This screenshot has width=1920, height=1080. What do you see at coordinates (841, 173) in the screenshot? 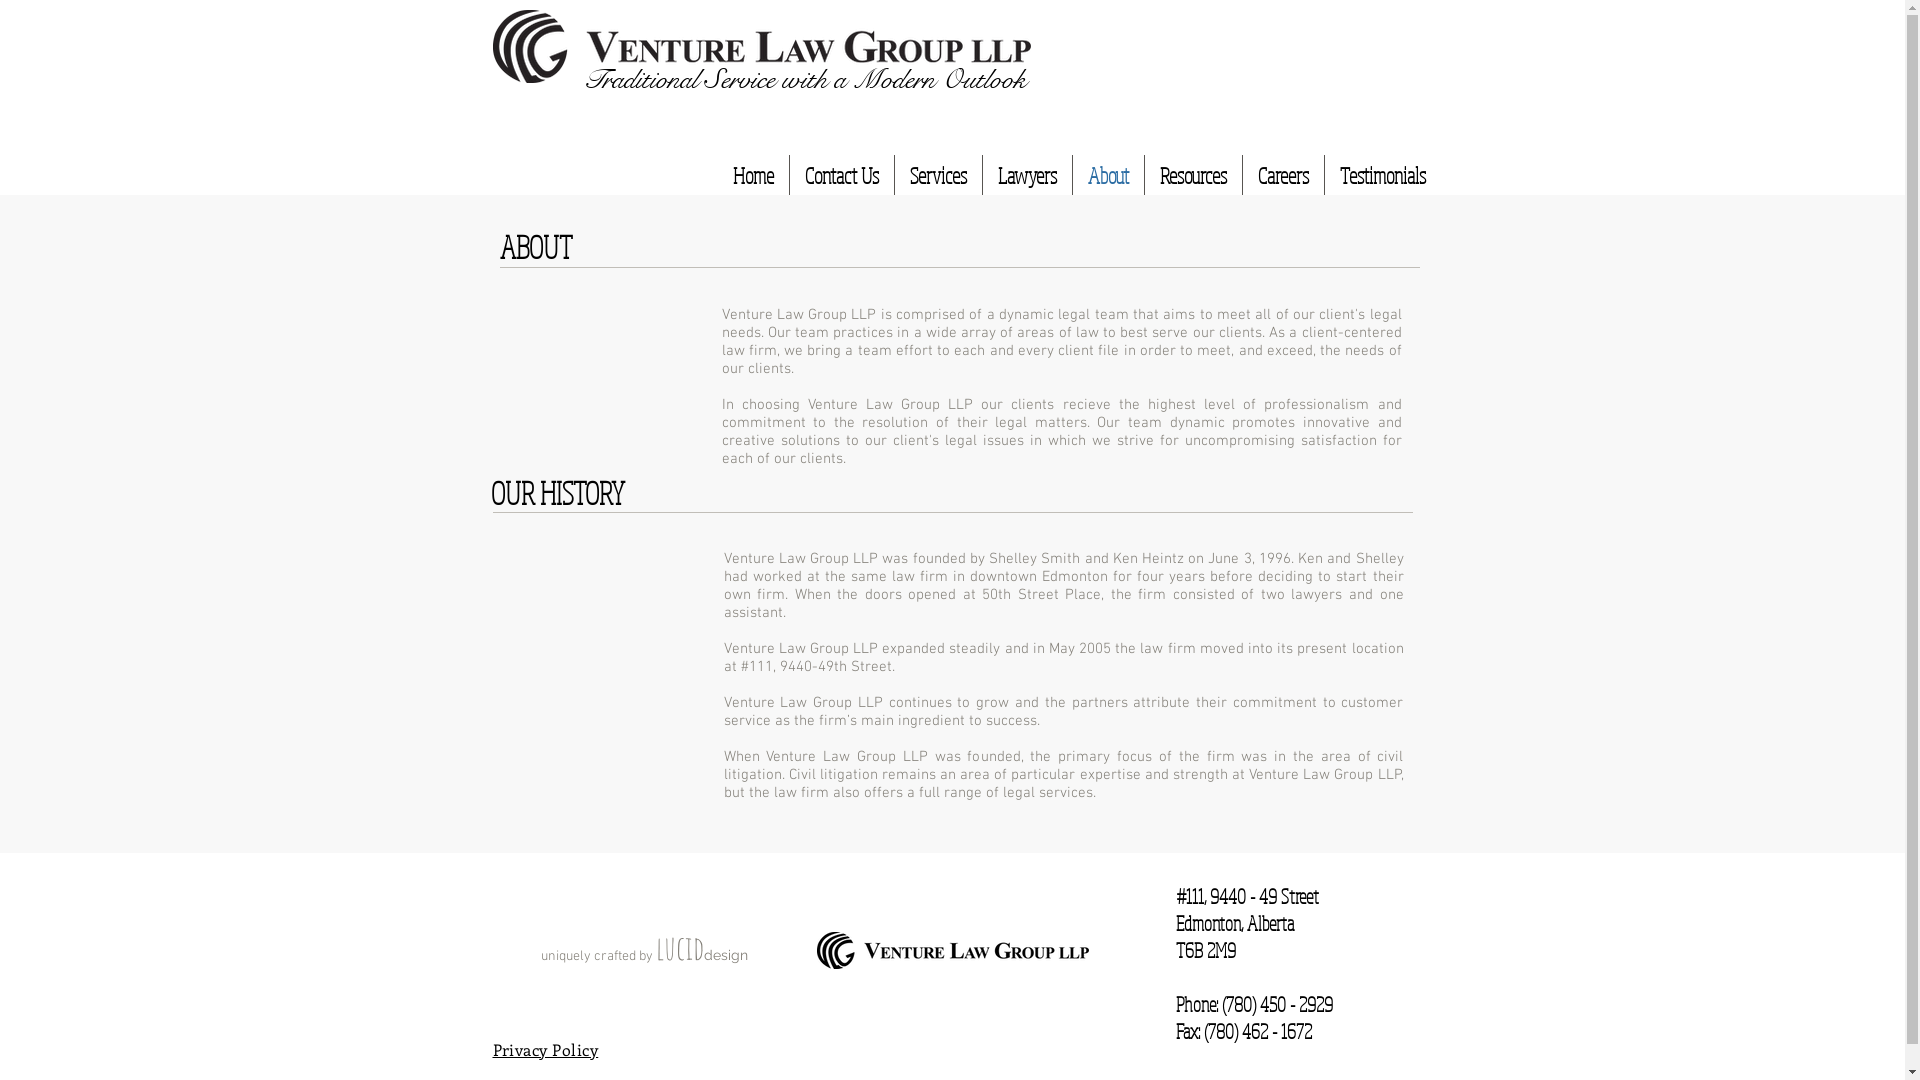
I see `'Contact Us'` at bounding box center [841, 173].